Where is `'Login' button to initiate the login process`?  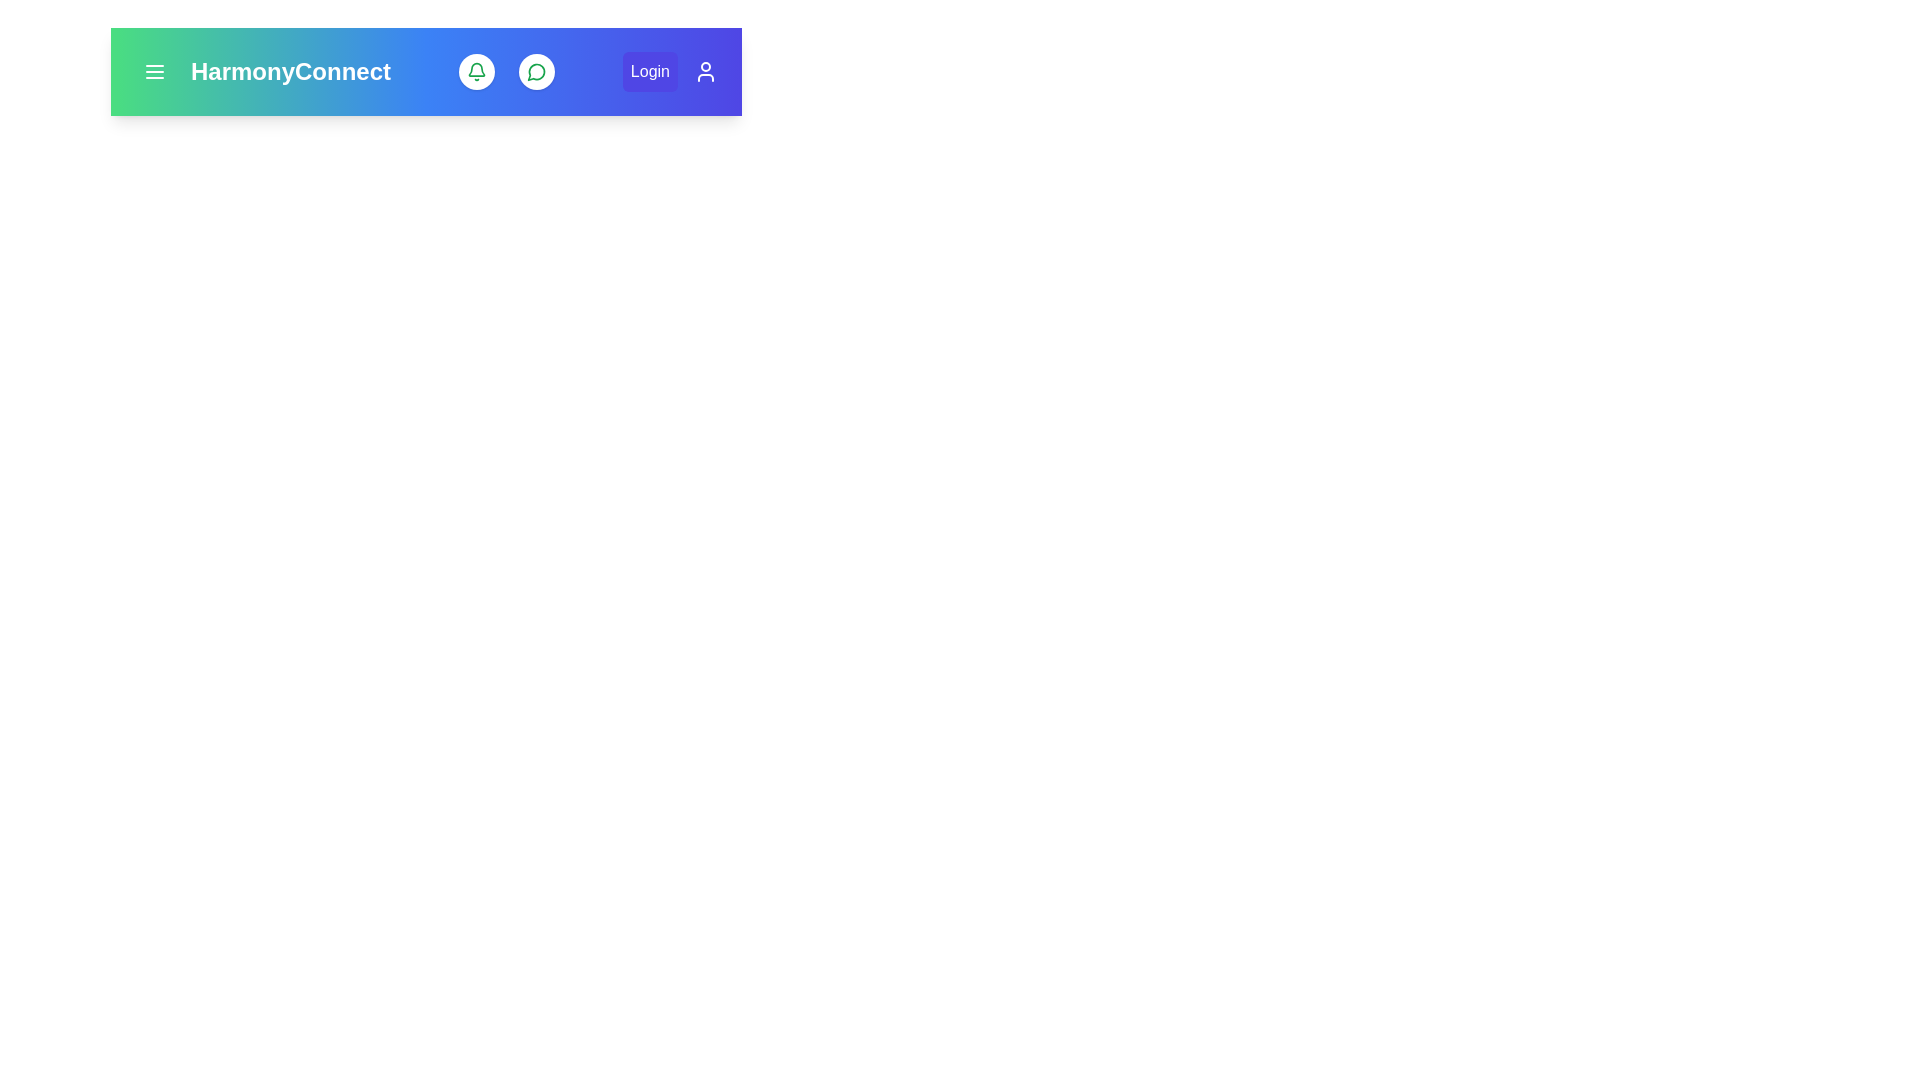
'Login' button to initiate the login process is located at coordinates (649, 71).